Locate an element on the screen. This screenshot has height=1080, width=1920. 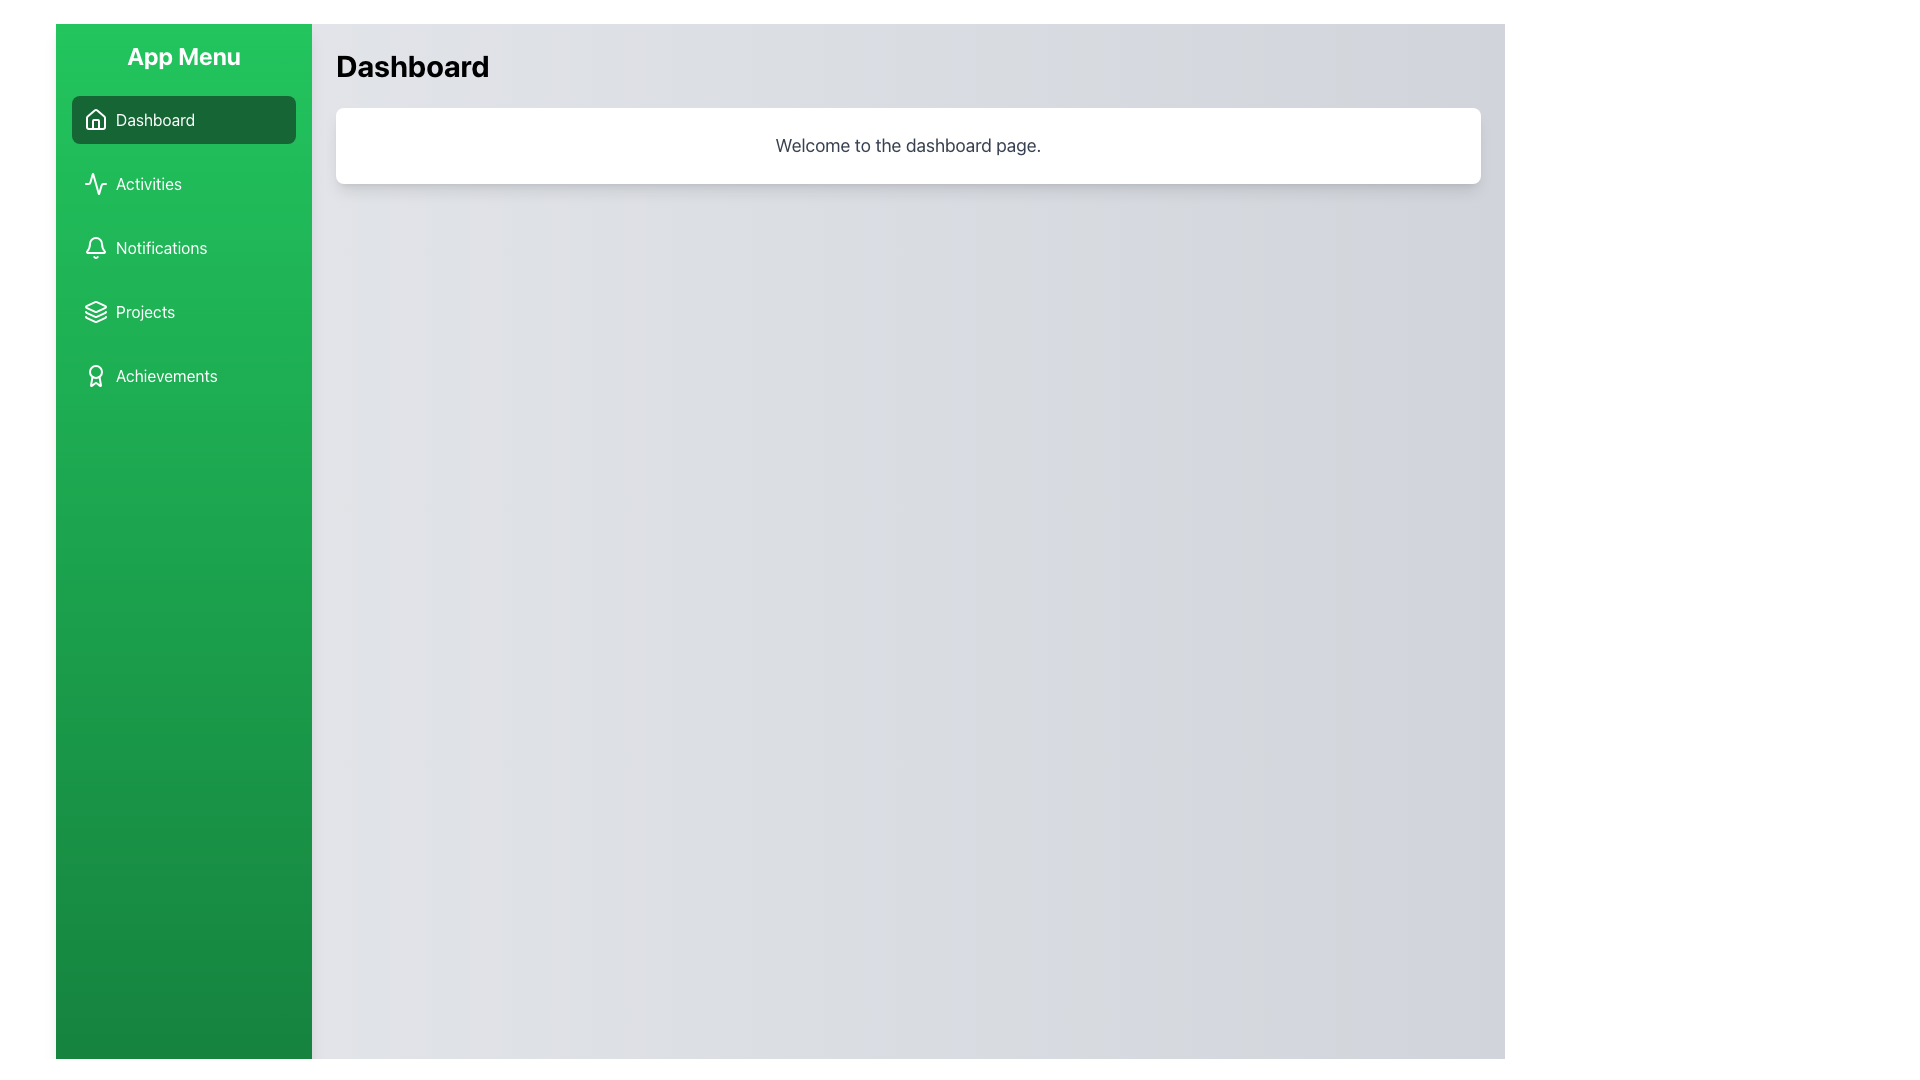
the 'Dashboard' text label, which is a bold, capitalized label located at the top left of the content area is located at coordinates (411, 64).